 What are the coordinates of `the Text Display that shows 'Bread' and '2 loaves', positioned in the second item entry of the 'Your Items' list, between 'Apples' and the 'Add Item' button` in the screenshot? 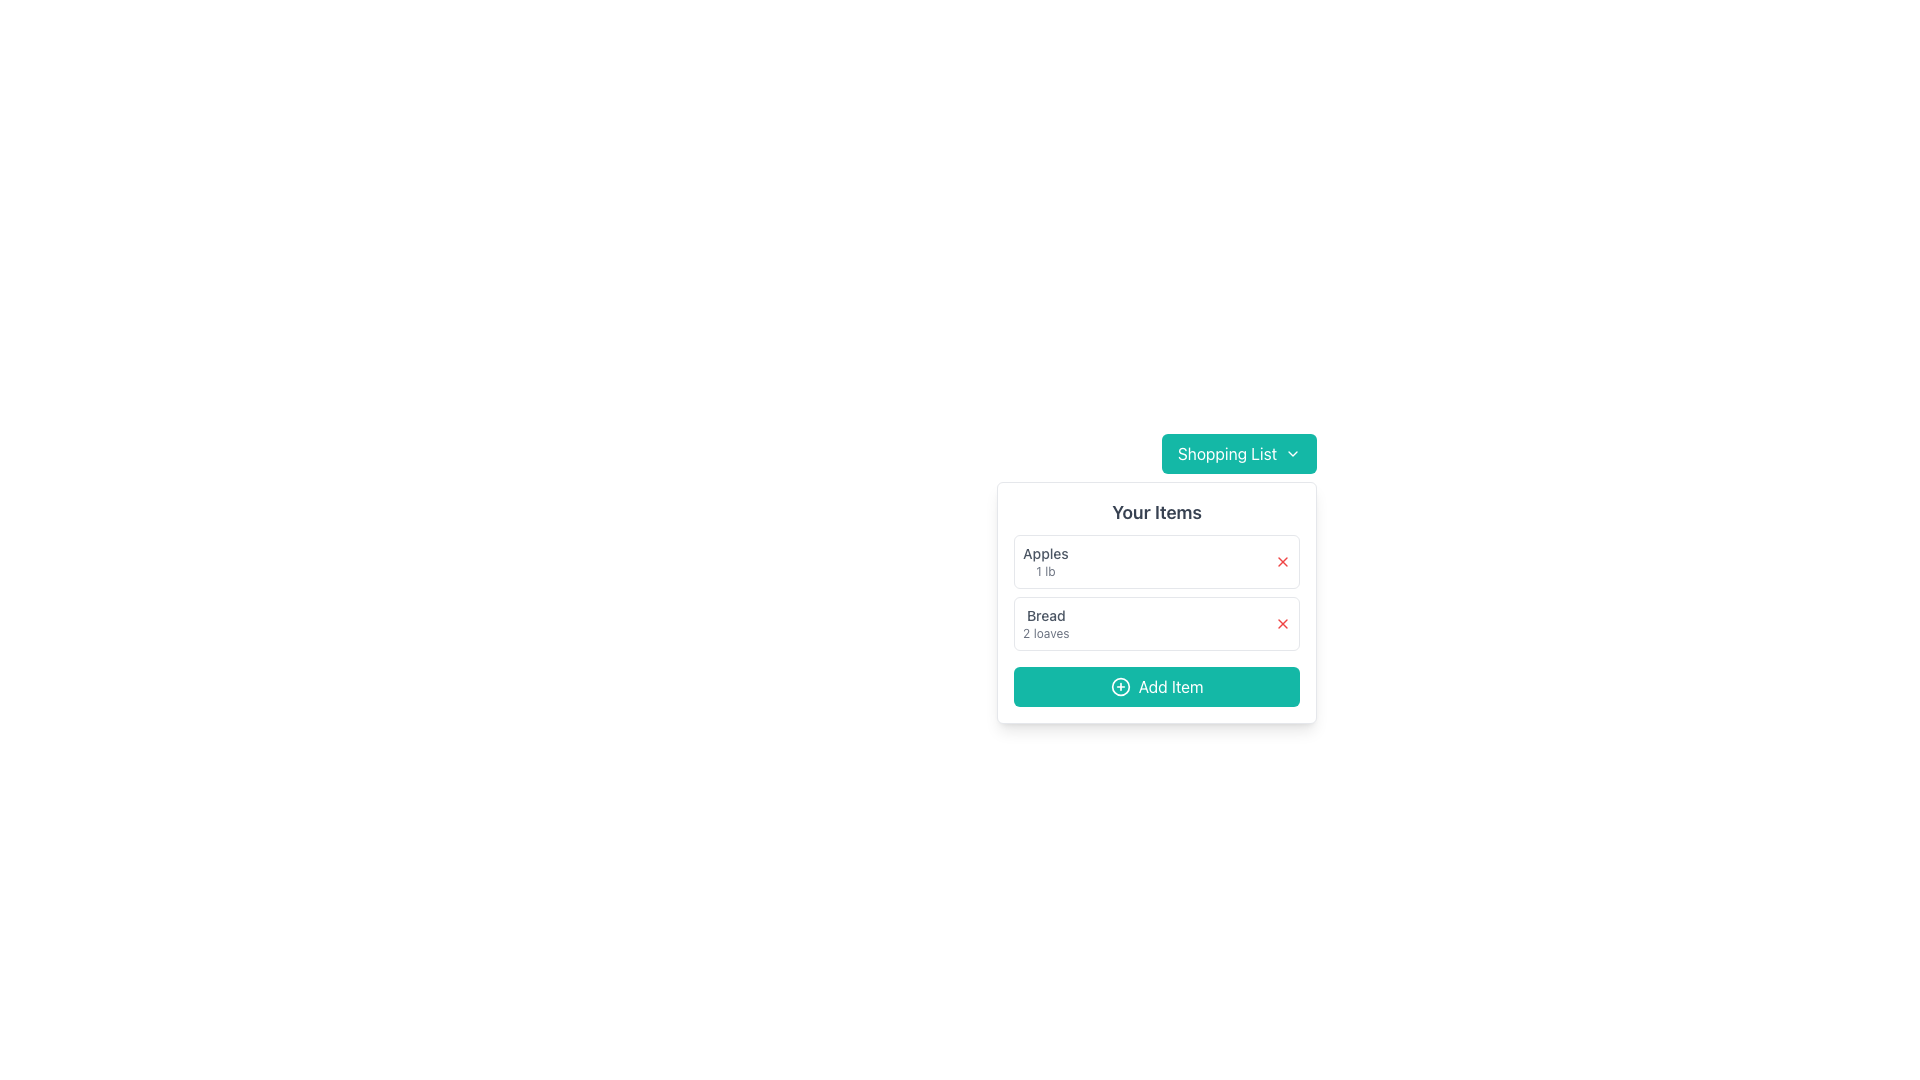 It's located at (1045, 623).